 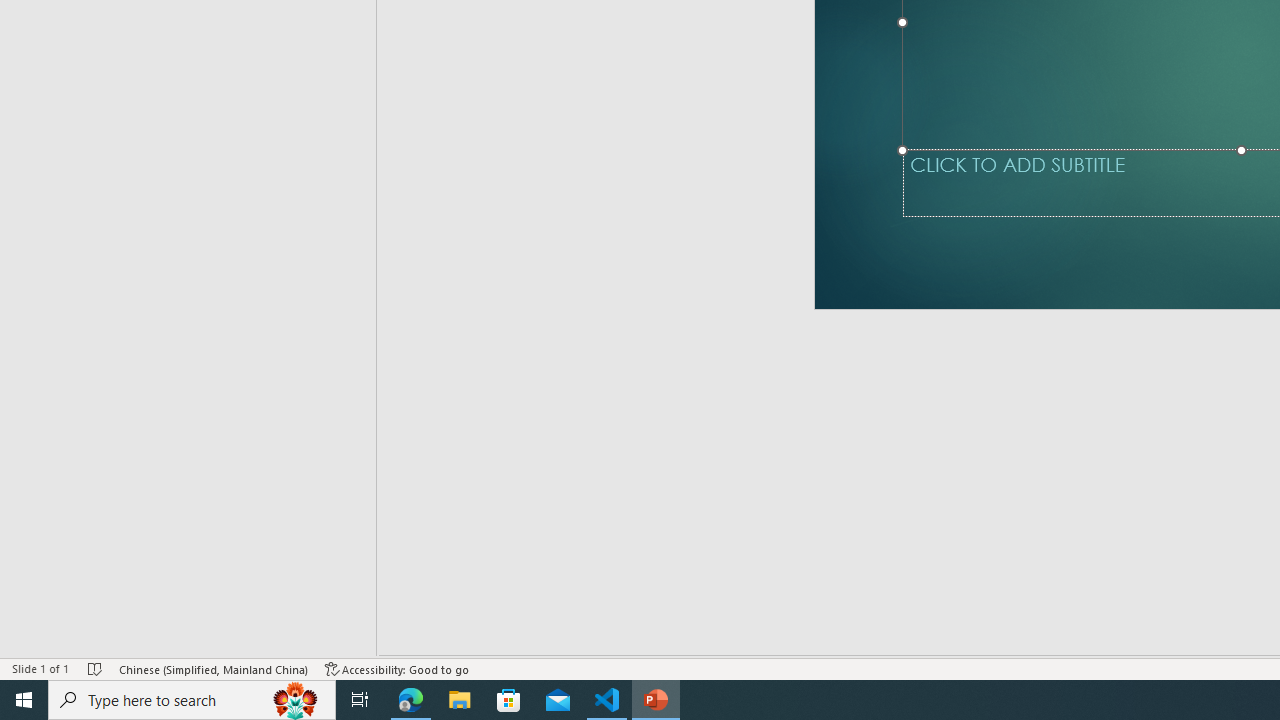 I want to click on 'Spell Check No Errors', so click(x=95, y=669).